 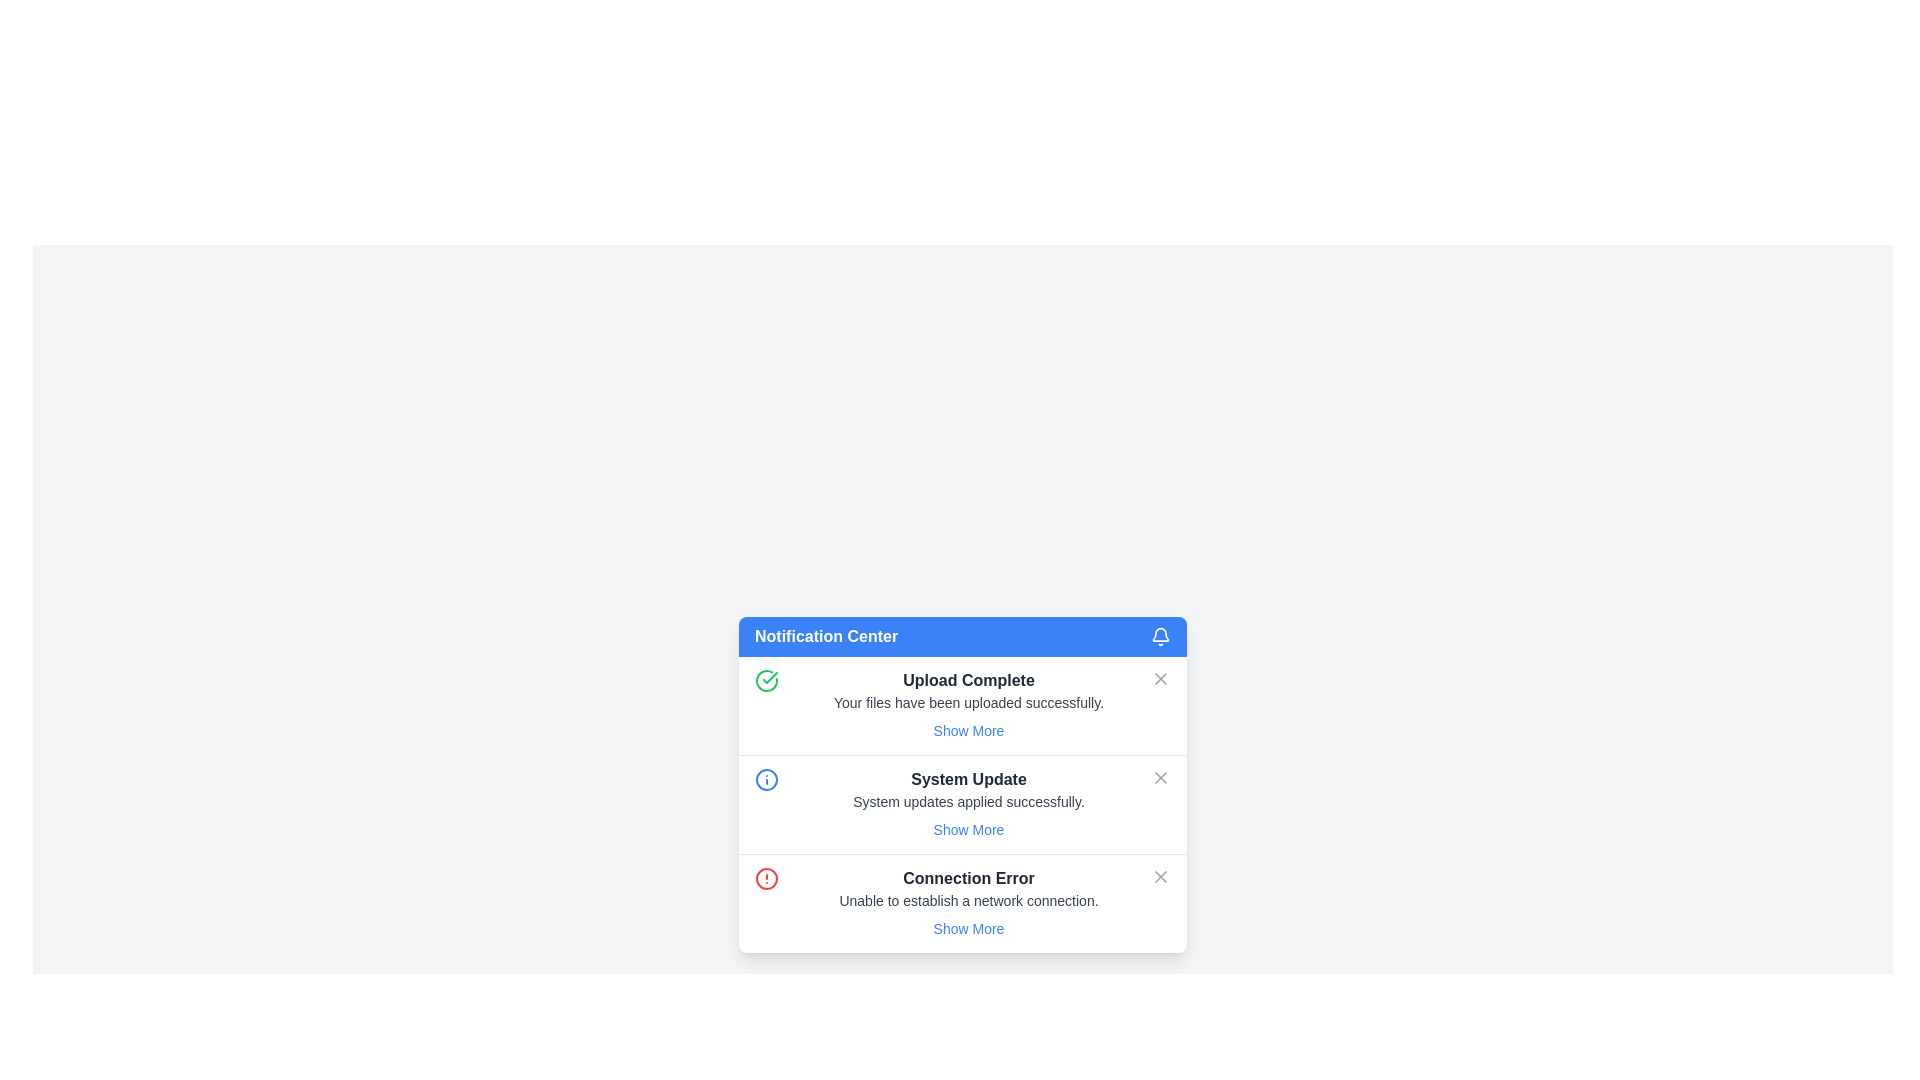 I want to click on the hyperlinked text 'Show More' styled in blue font, located below the 'Upload Complete' title and the descriptive text in the topmost notification item, so click(x=969, y=731).